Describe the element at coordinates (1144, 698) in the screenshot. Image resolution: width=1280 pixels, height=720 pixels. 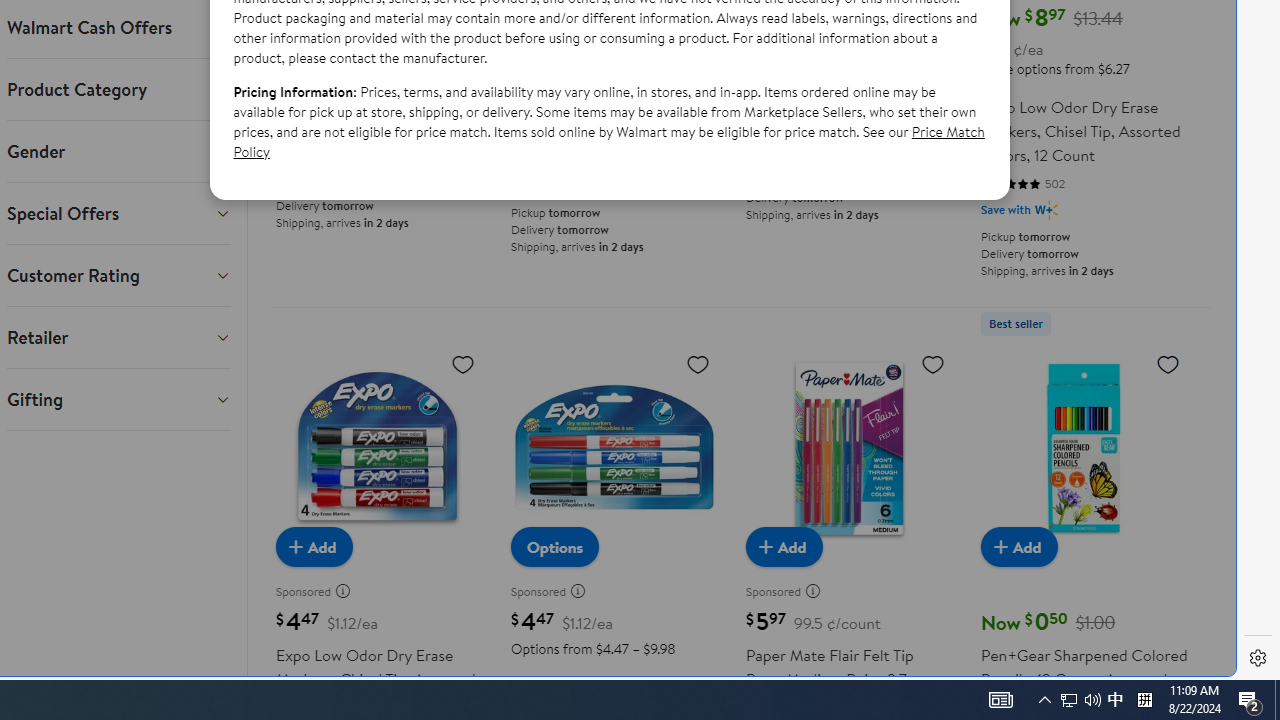
I see `'Tray Input Indicator - Chinese (Simplified, China)'` at that location.